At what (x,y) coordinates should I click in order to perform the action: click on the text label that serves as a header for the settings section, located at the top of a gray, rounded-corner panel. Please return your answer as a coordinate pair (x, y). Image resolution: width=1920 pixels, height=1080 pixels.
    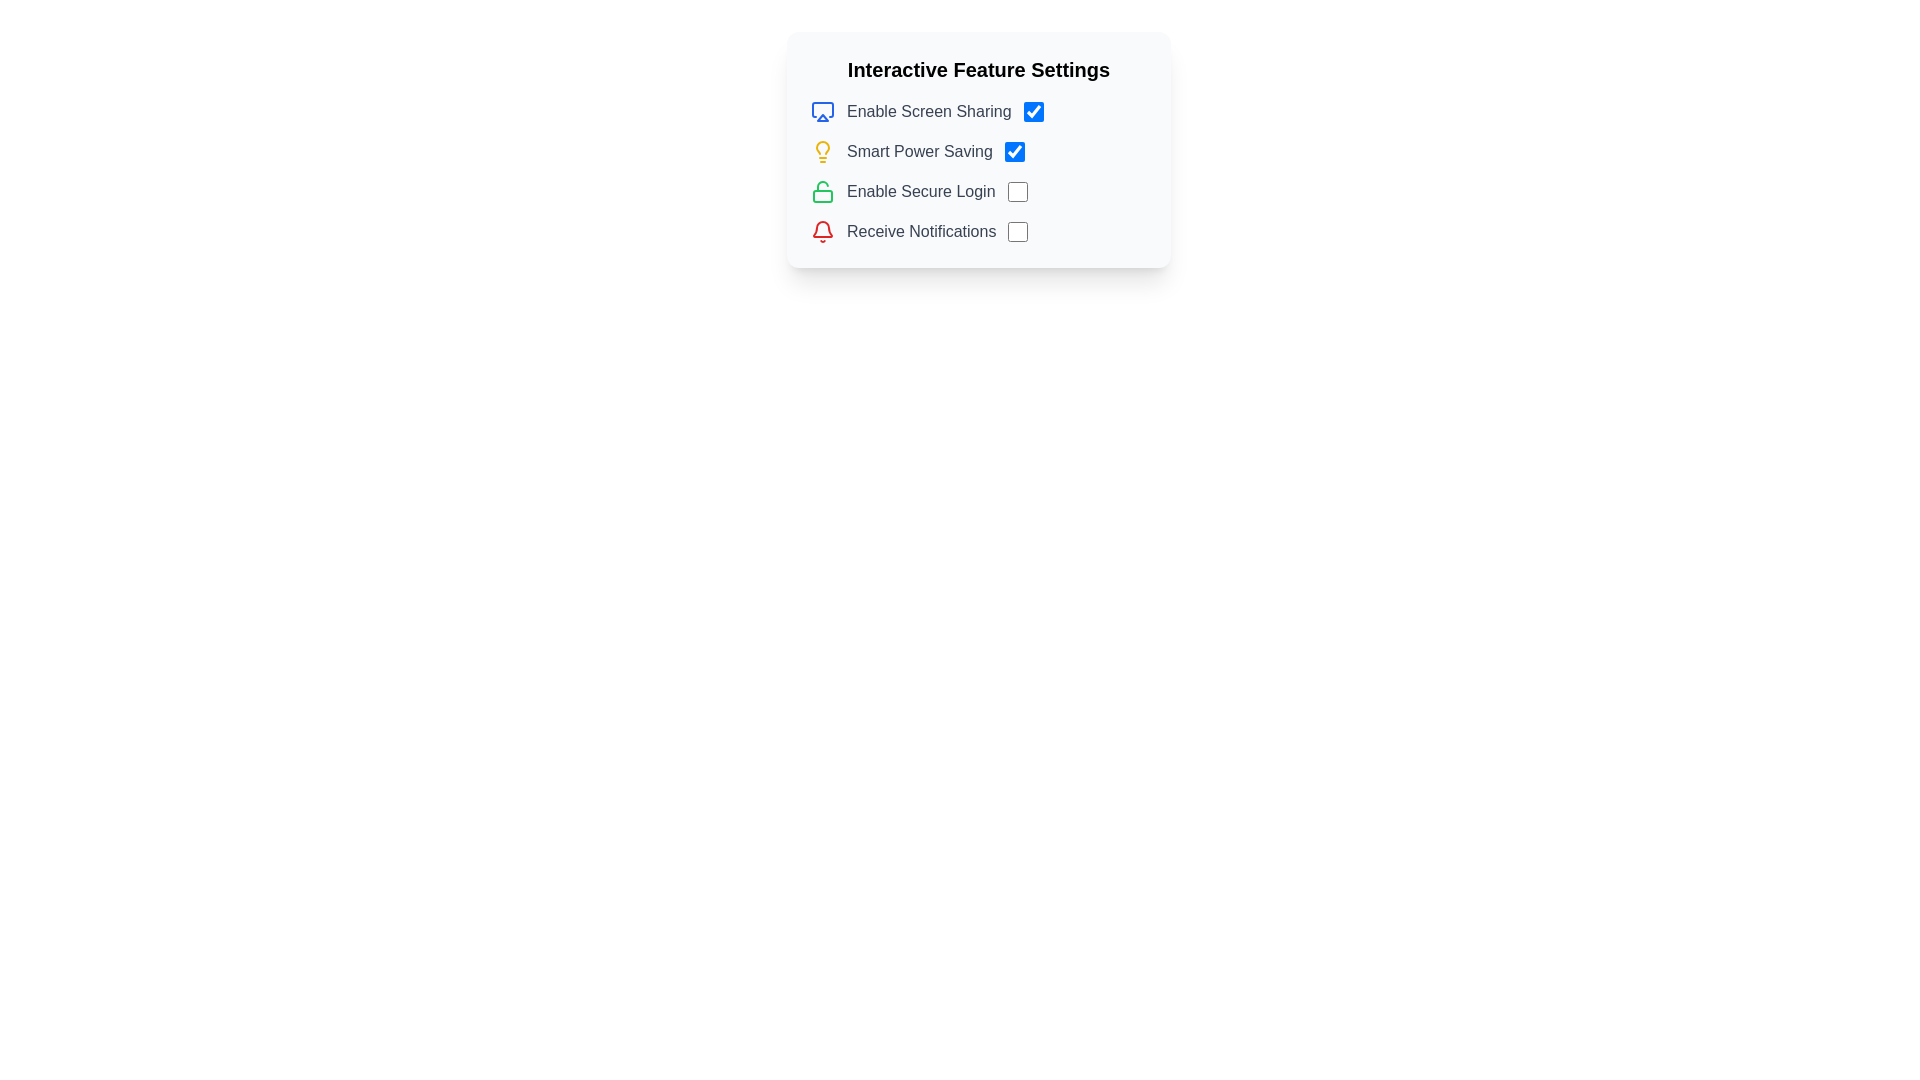
    Looking at the image, I should click on (979, 68).